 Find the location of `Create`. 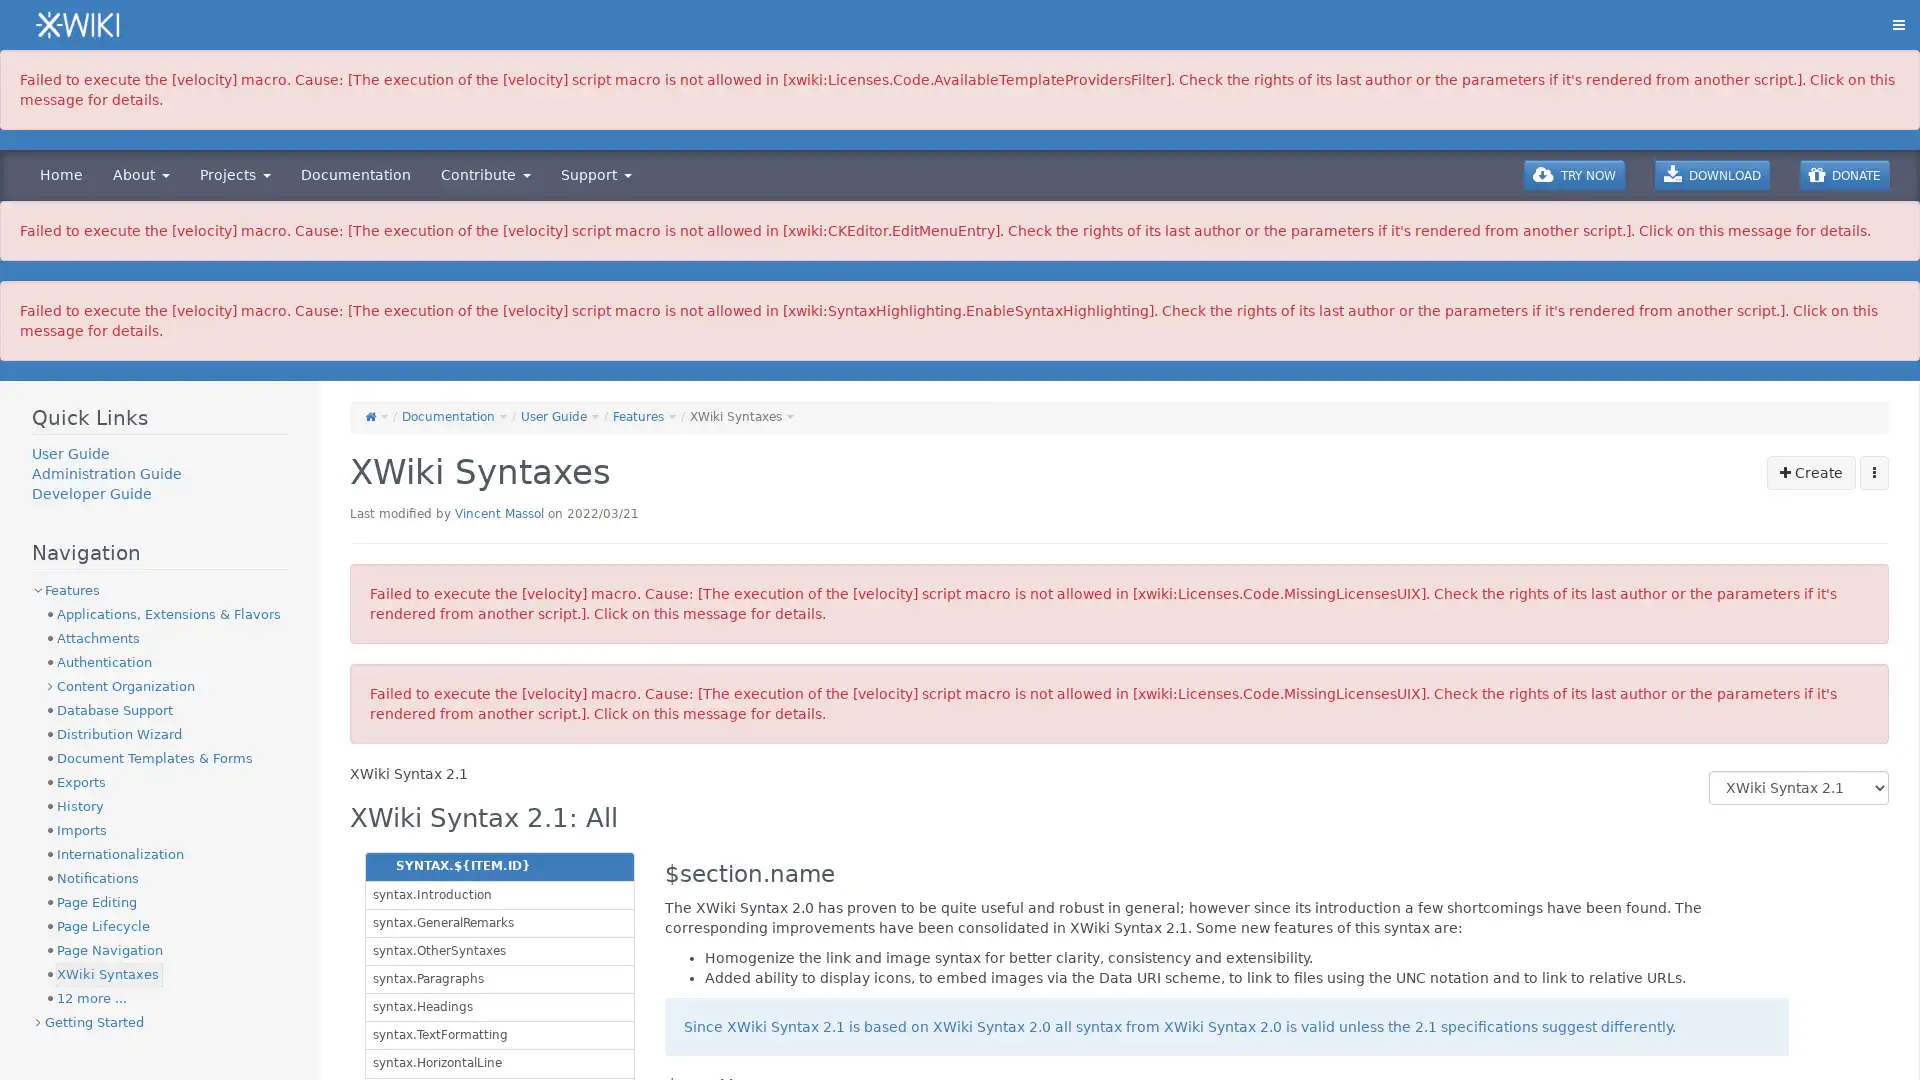

Create is located at coordinates (1810, 473).